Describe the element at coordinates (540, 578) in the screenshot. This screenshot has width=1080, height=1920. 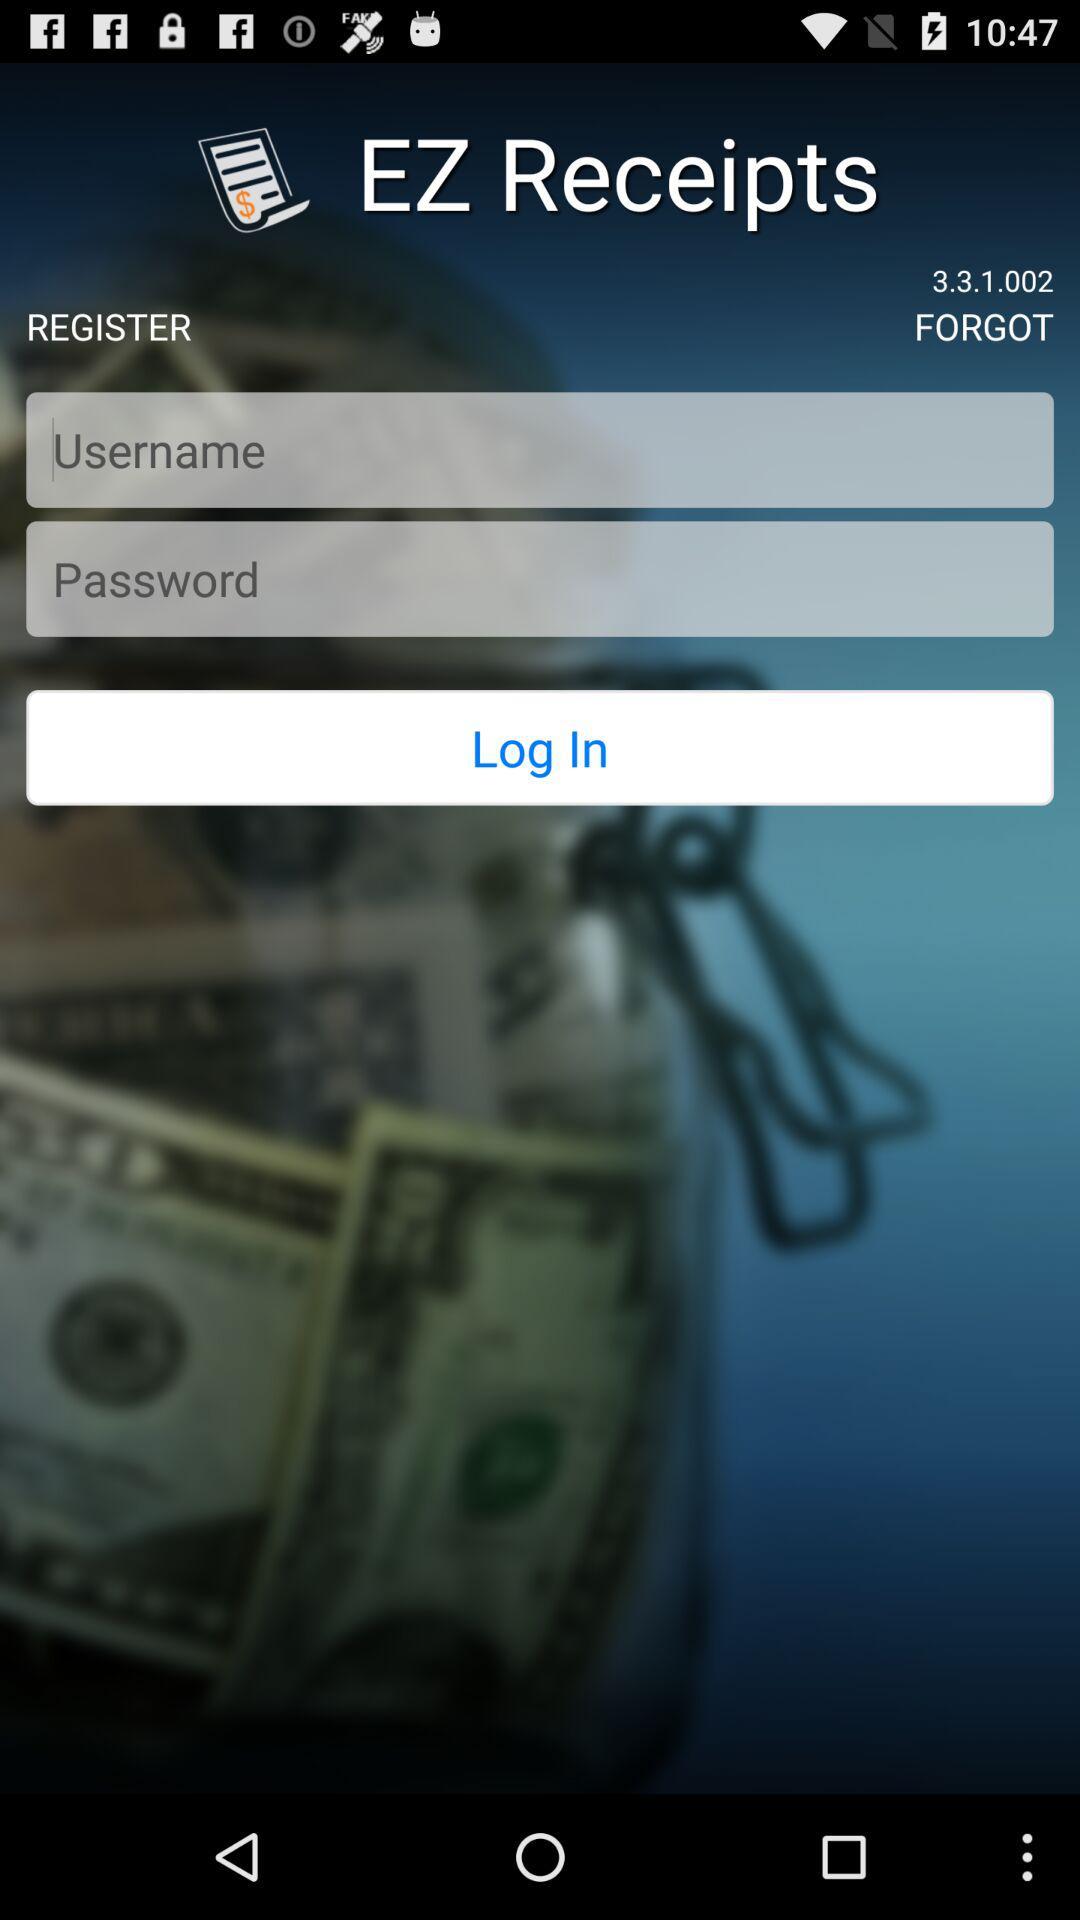
I see `password` at that location.